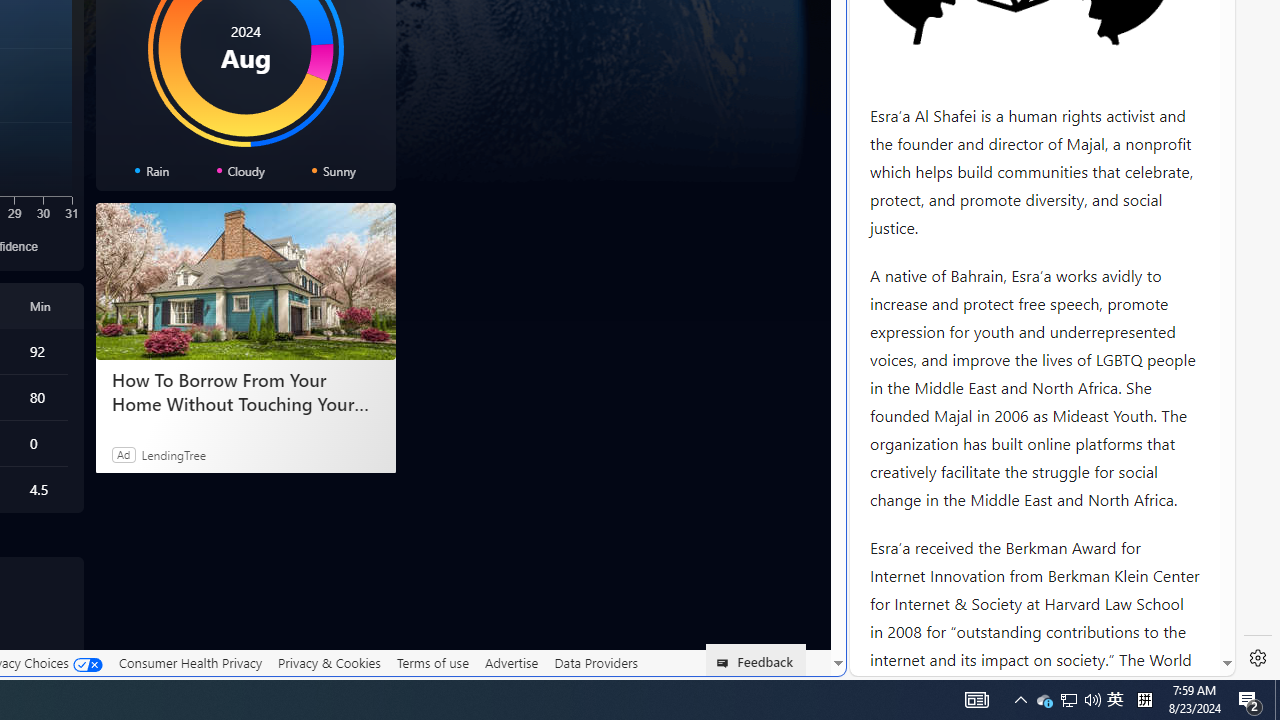  I want to click on 'Data Providers', so click(594, 663).